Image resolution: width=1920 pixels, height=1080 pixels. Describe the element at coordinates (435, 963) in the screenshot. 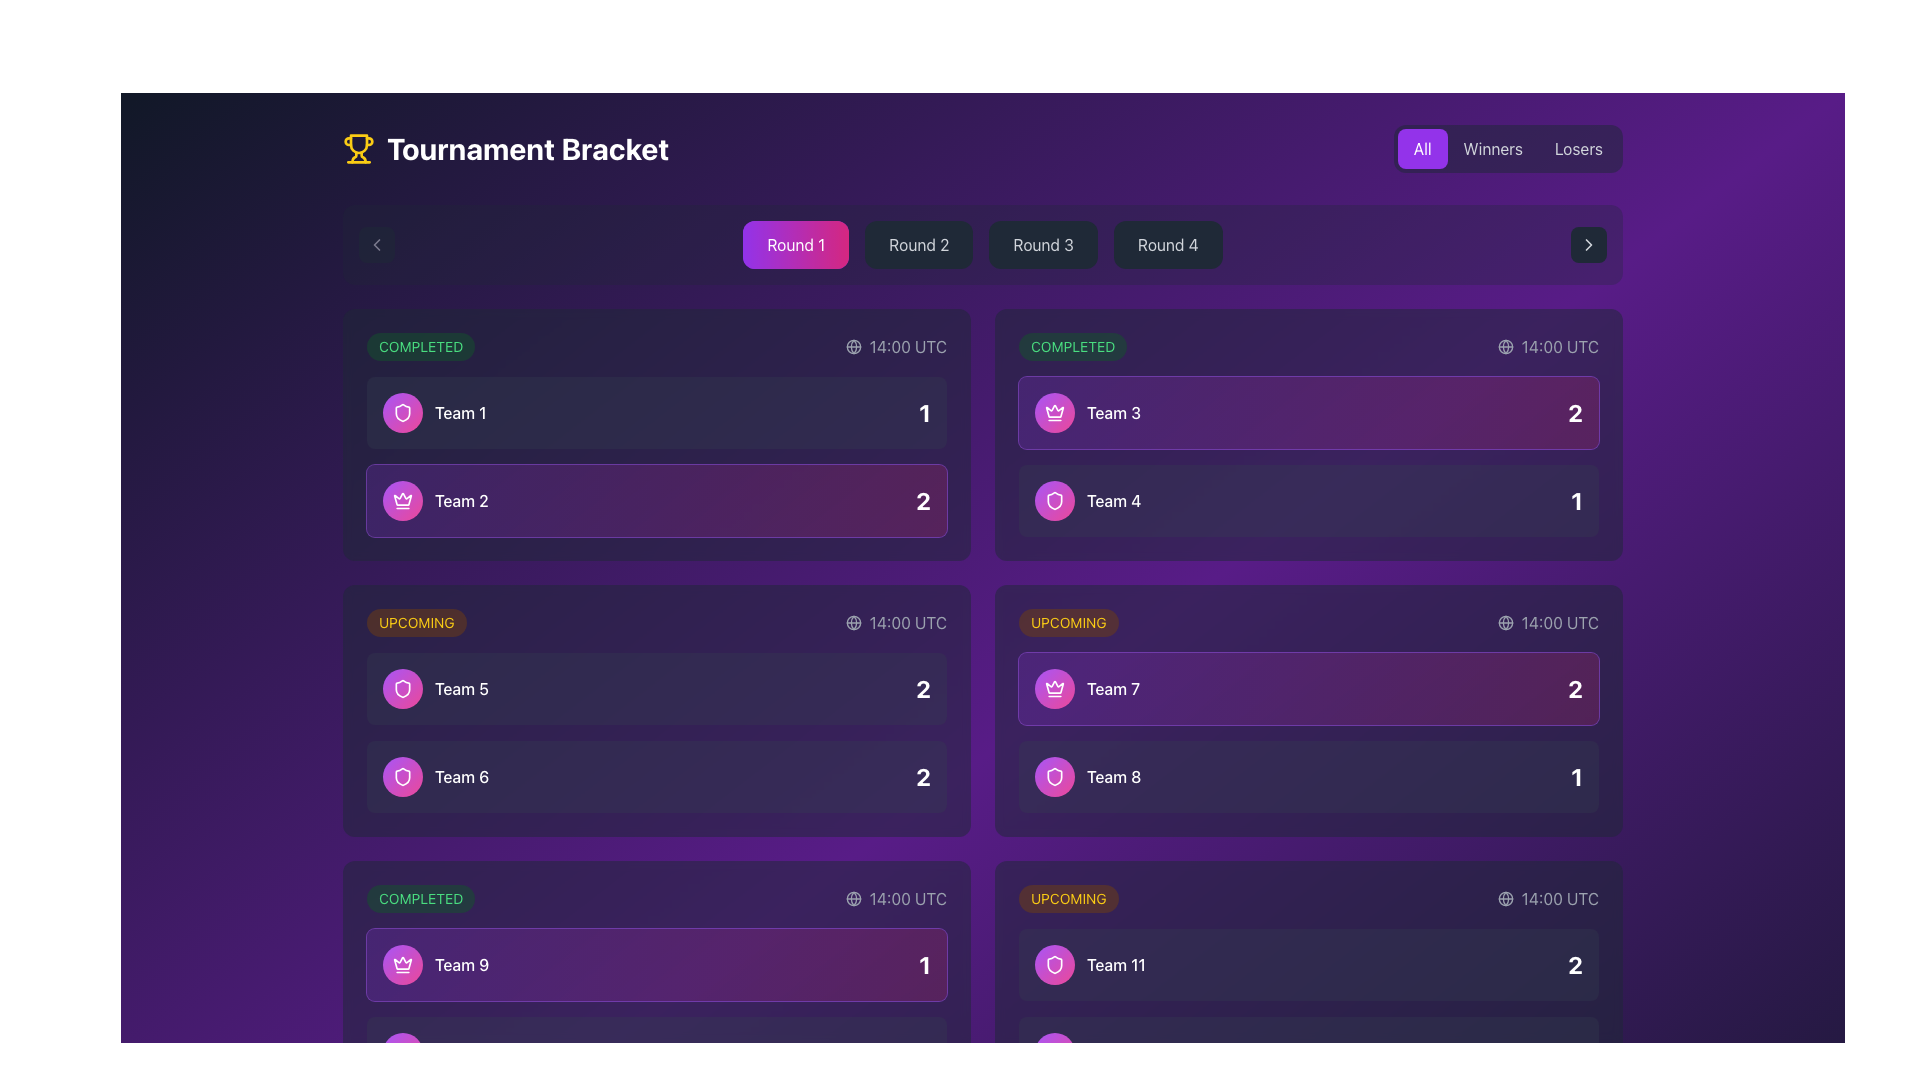

I see `the 'Team 9' text label` at that location.